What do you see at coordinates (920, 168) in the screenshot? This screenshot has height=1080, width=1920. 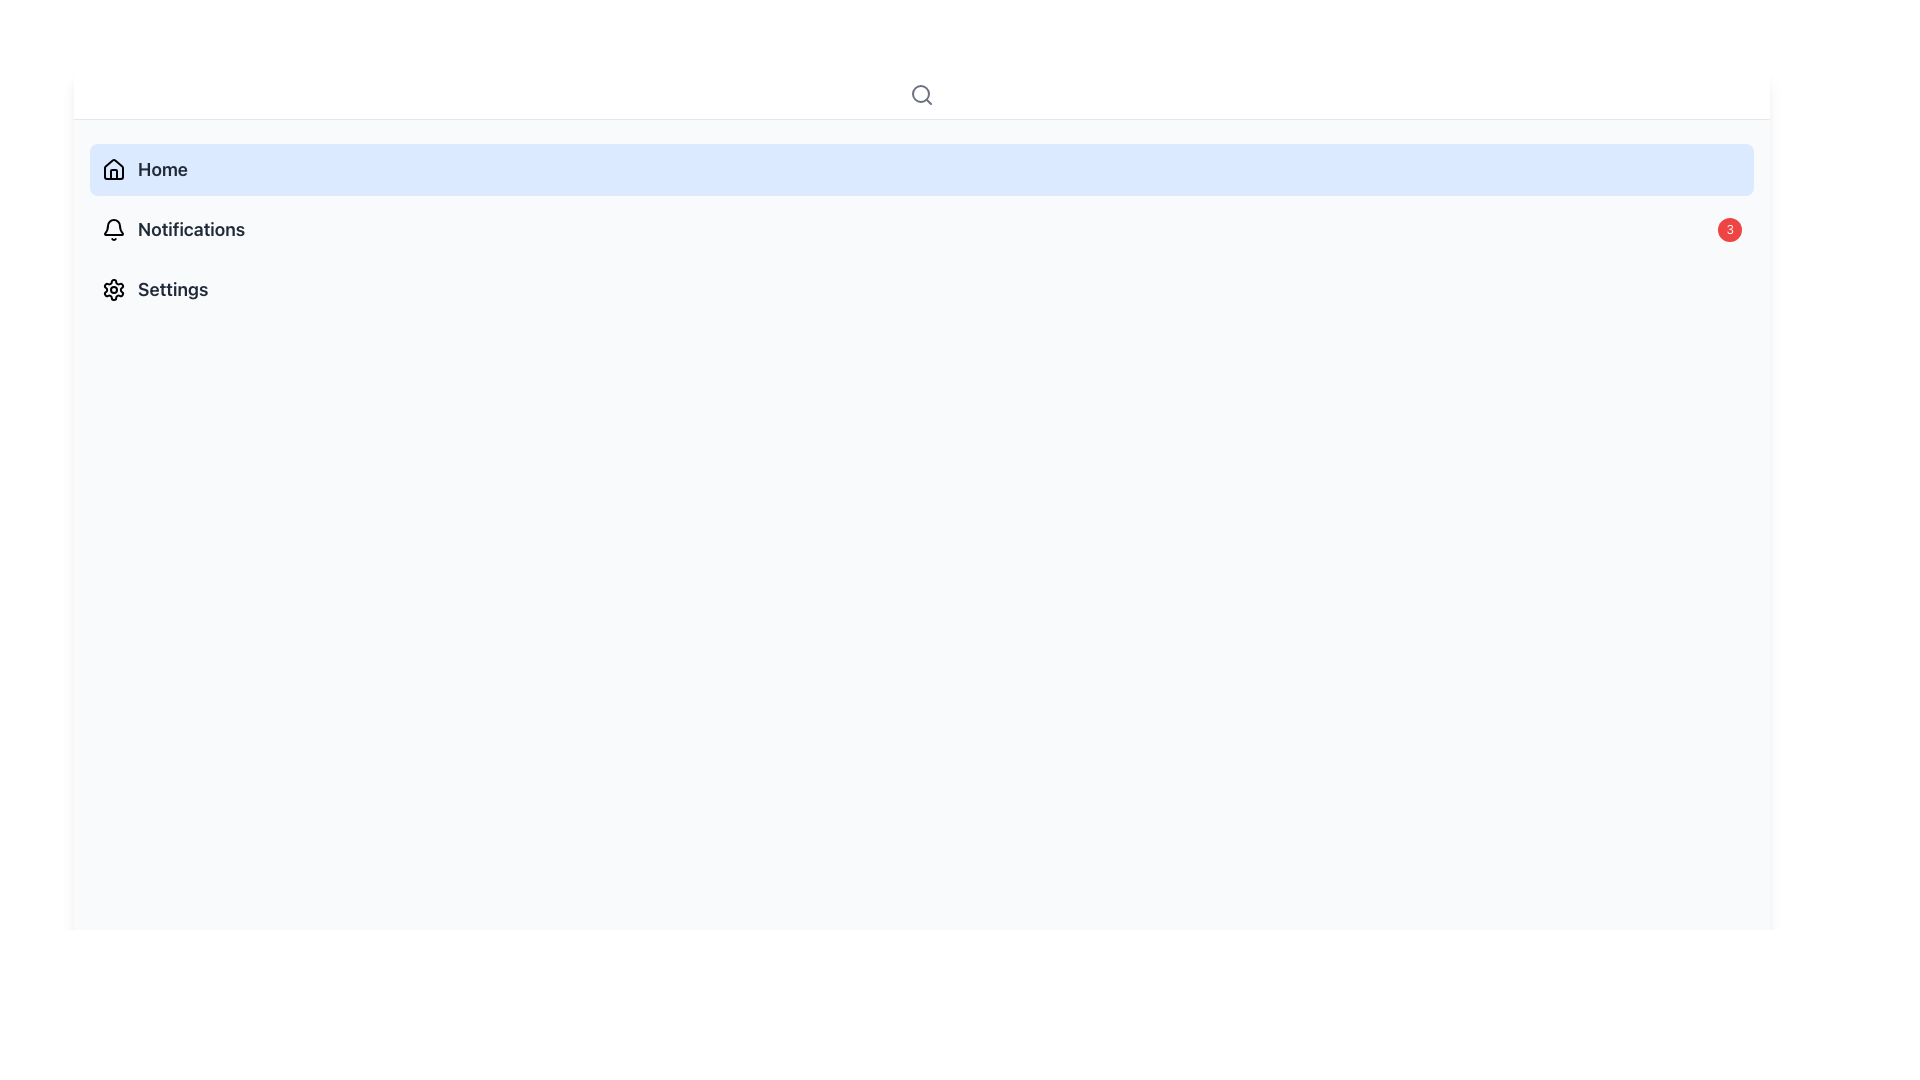 I see `the Navigation Button` at bounding box center [920, 168].